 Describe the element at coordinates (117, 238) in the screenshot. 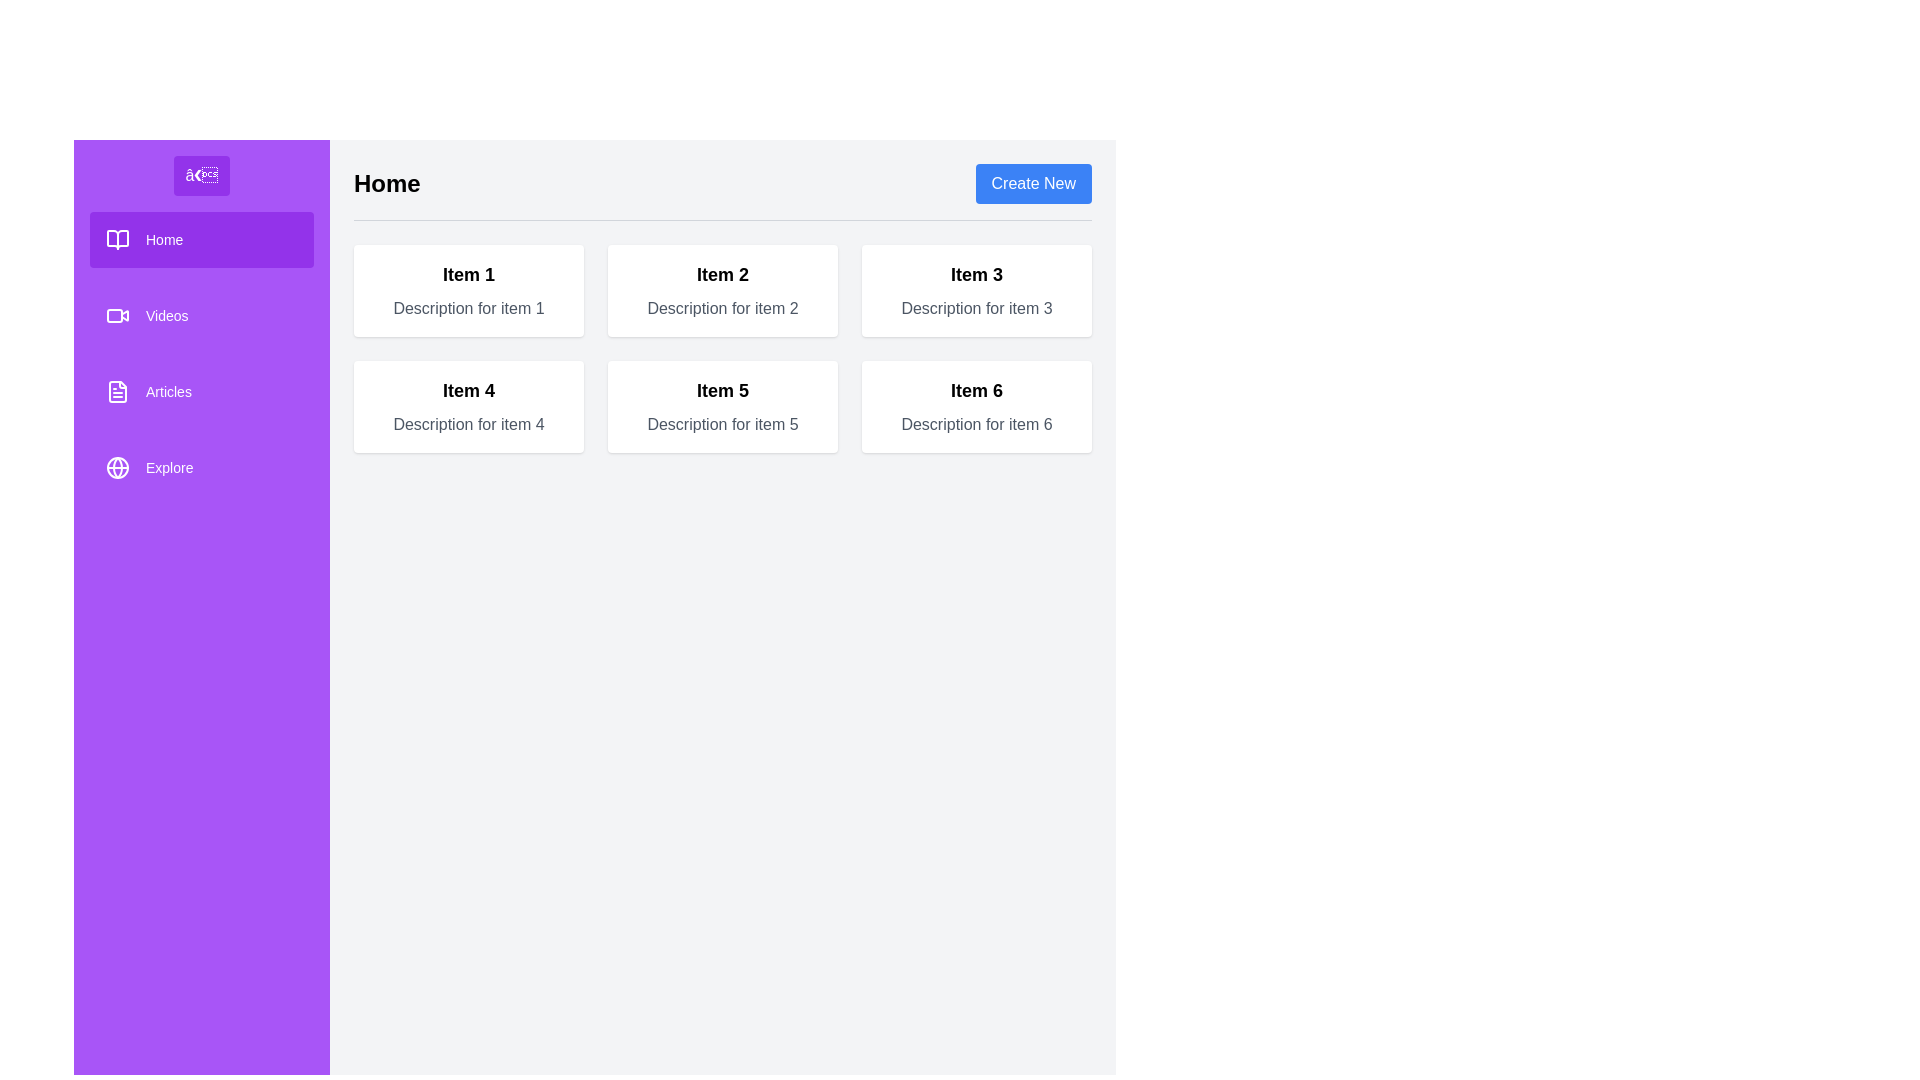

I see `the 'Home' icon located in the sidebar navigation menu` at that location.